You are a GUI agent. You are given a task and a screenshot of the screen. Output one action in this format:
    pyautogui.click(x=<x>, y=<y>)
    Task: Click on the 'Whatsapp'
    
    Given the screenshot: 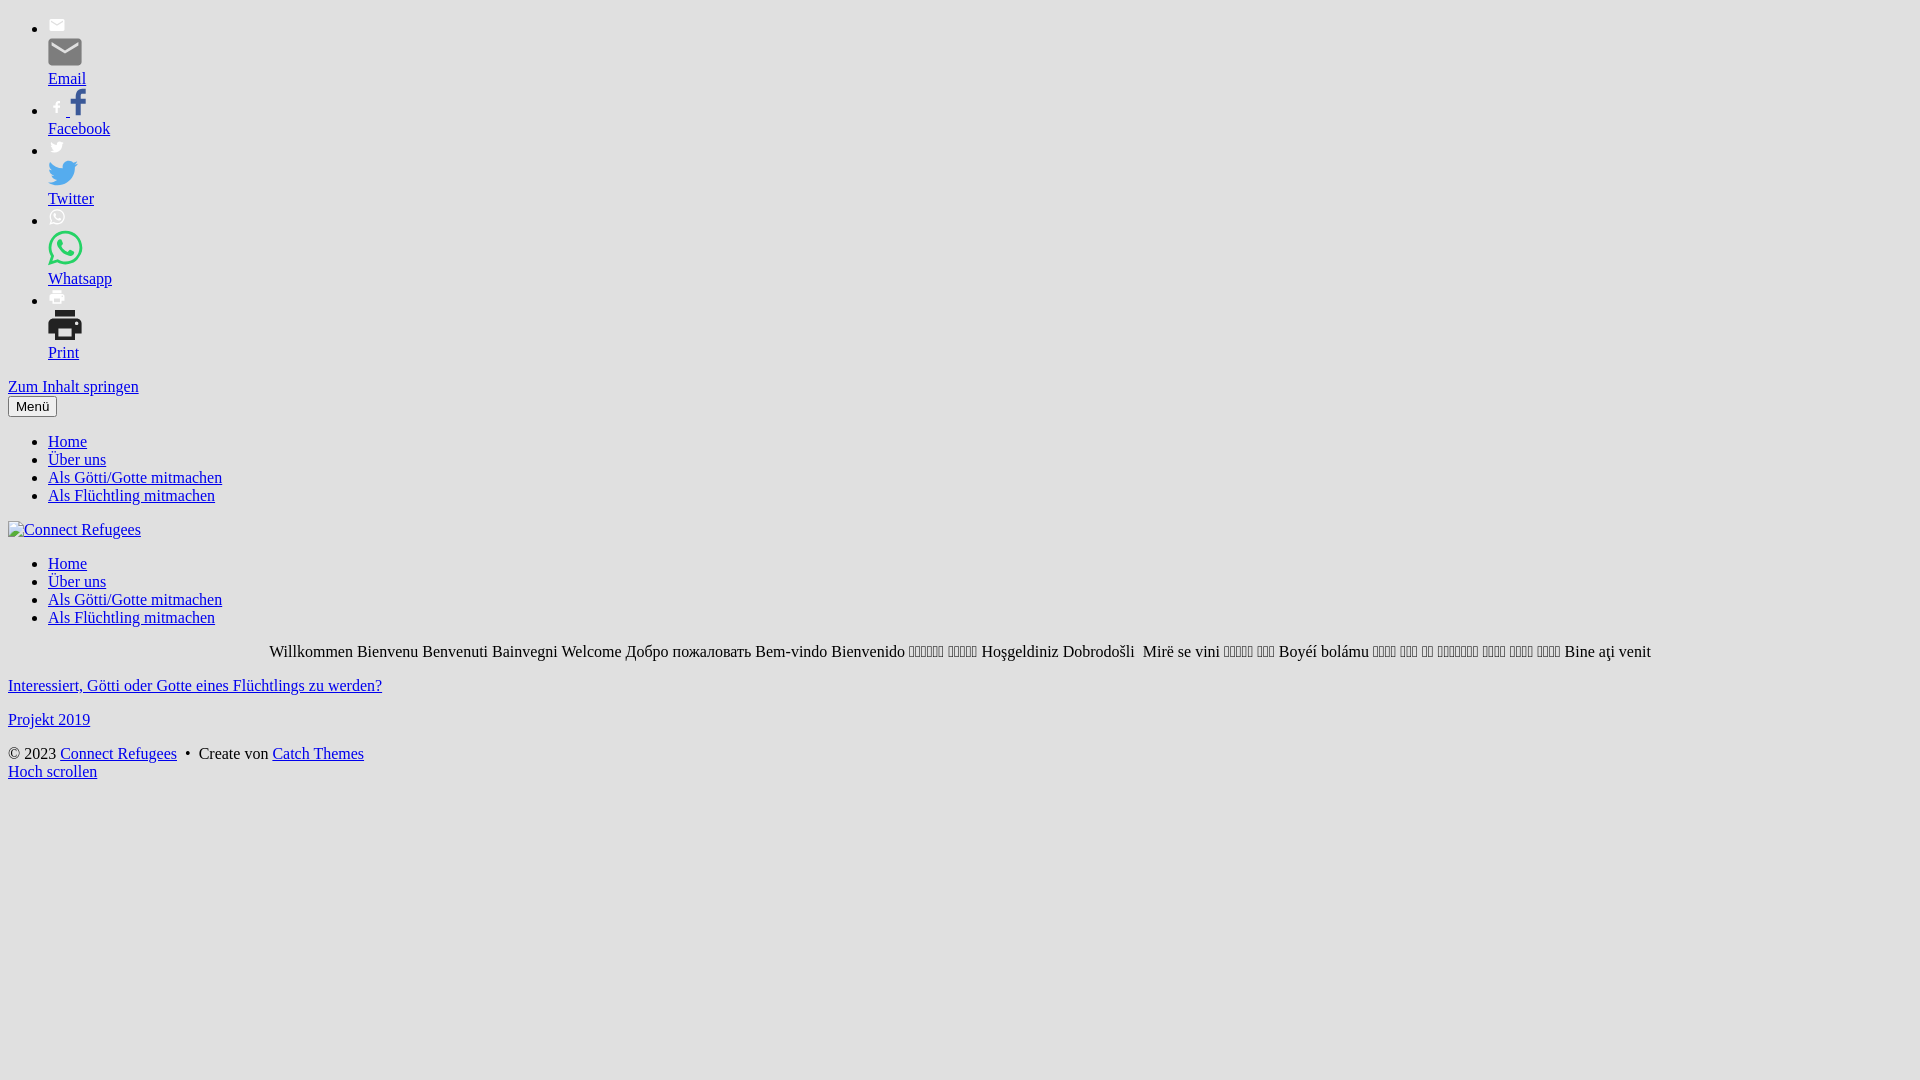 What is the action you would take?
    pyautogui.click(x=72, y=249)
    